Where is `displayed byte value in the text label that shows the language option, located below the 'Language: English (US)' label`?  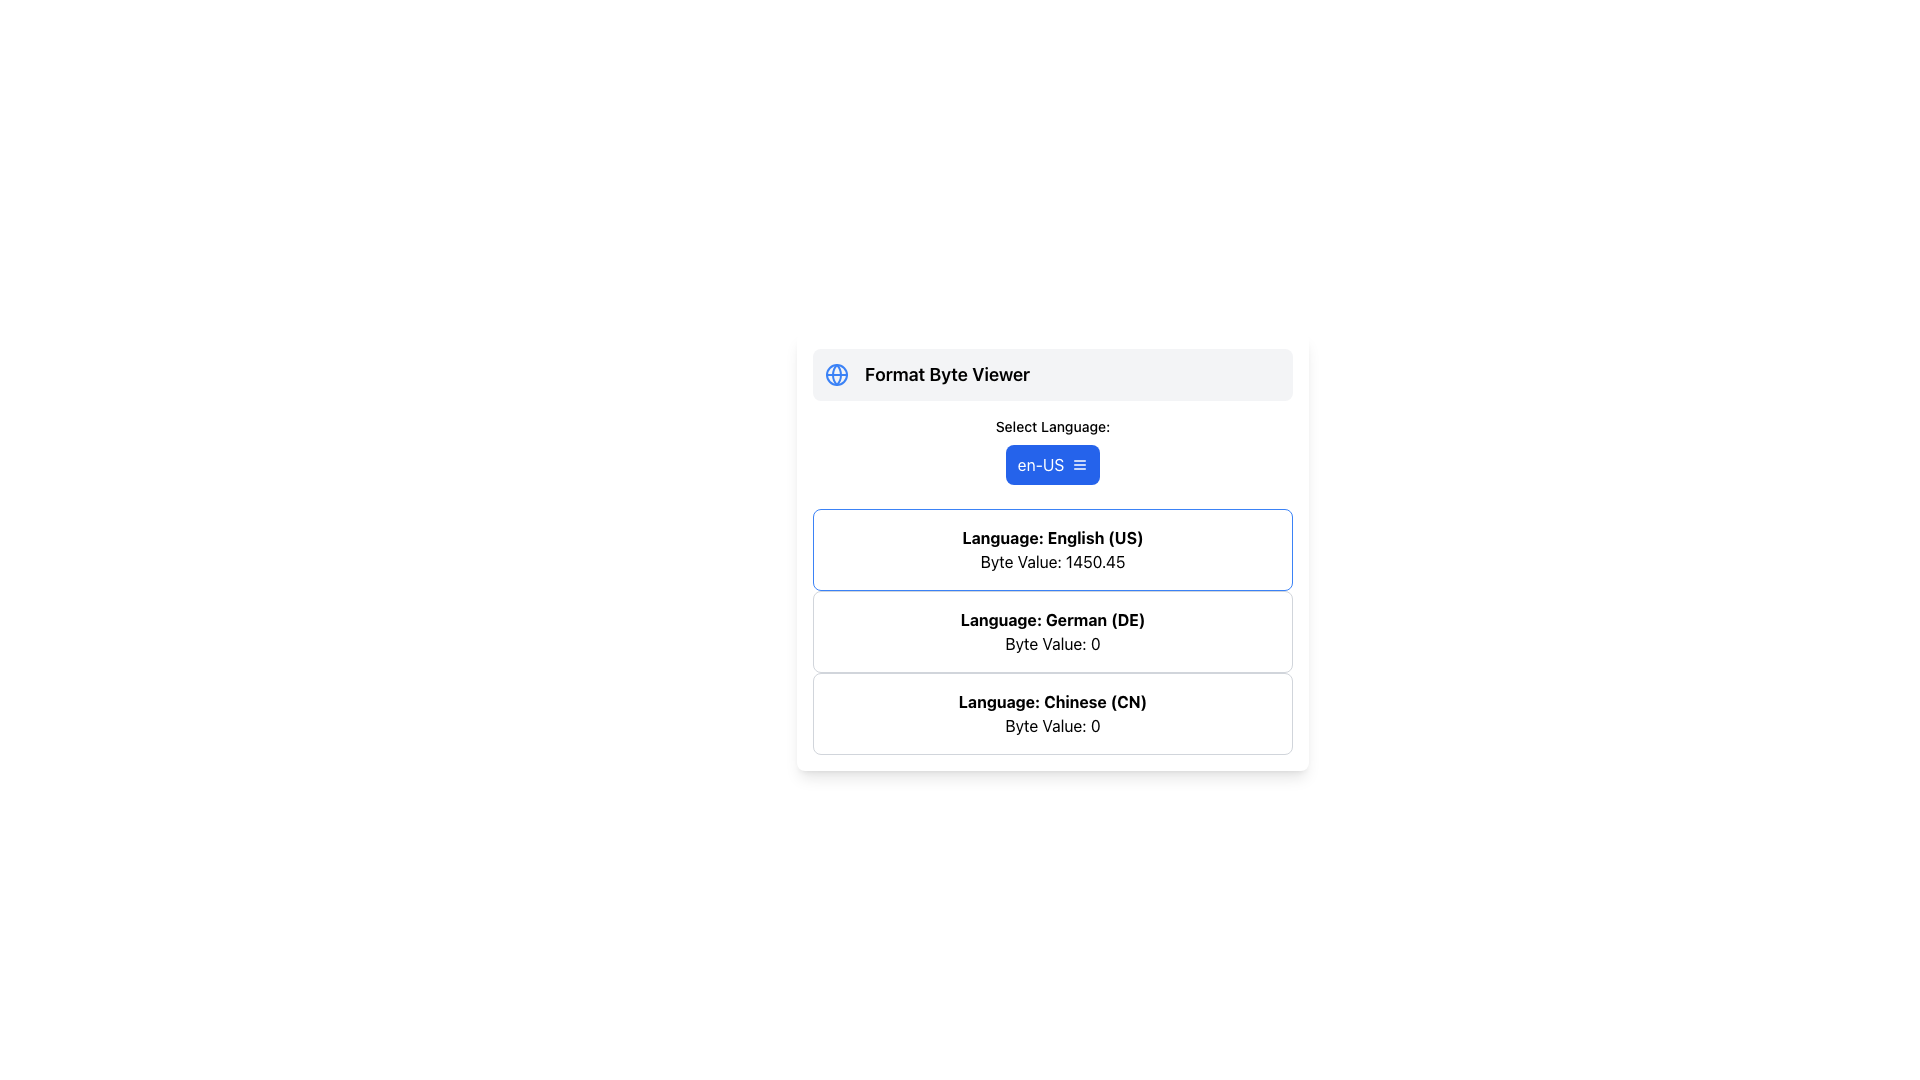 displayed byte value in the text label that shows the language option, located below the 'Language: English (US)' label is located at coordinates (1051, 562).